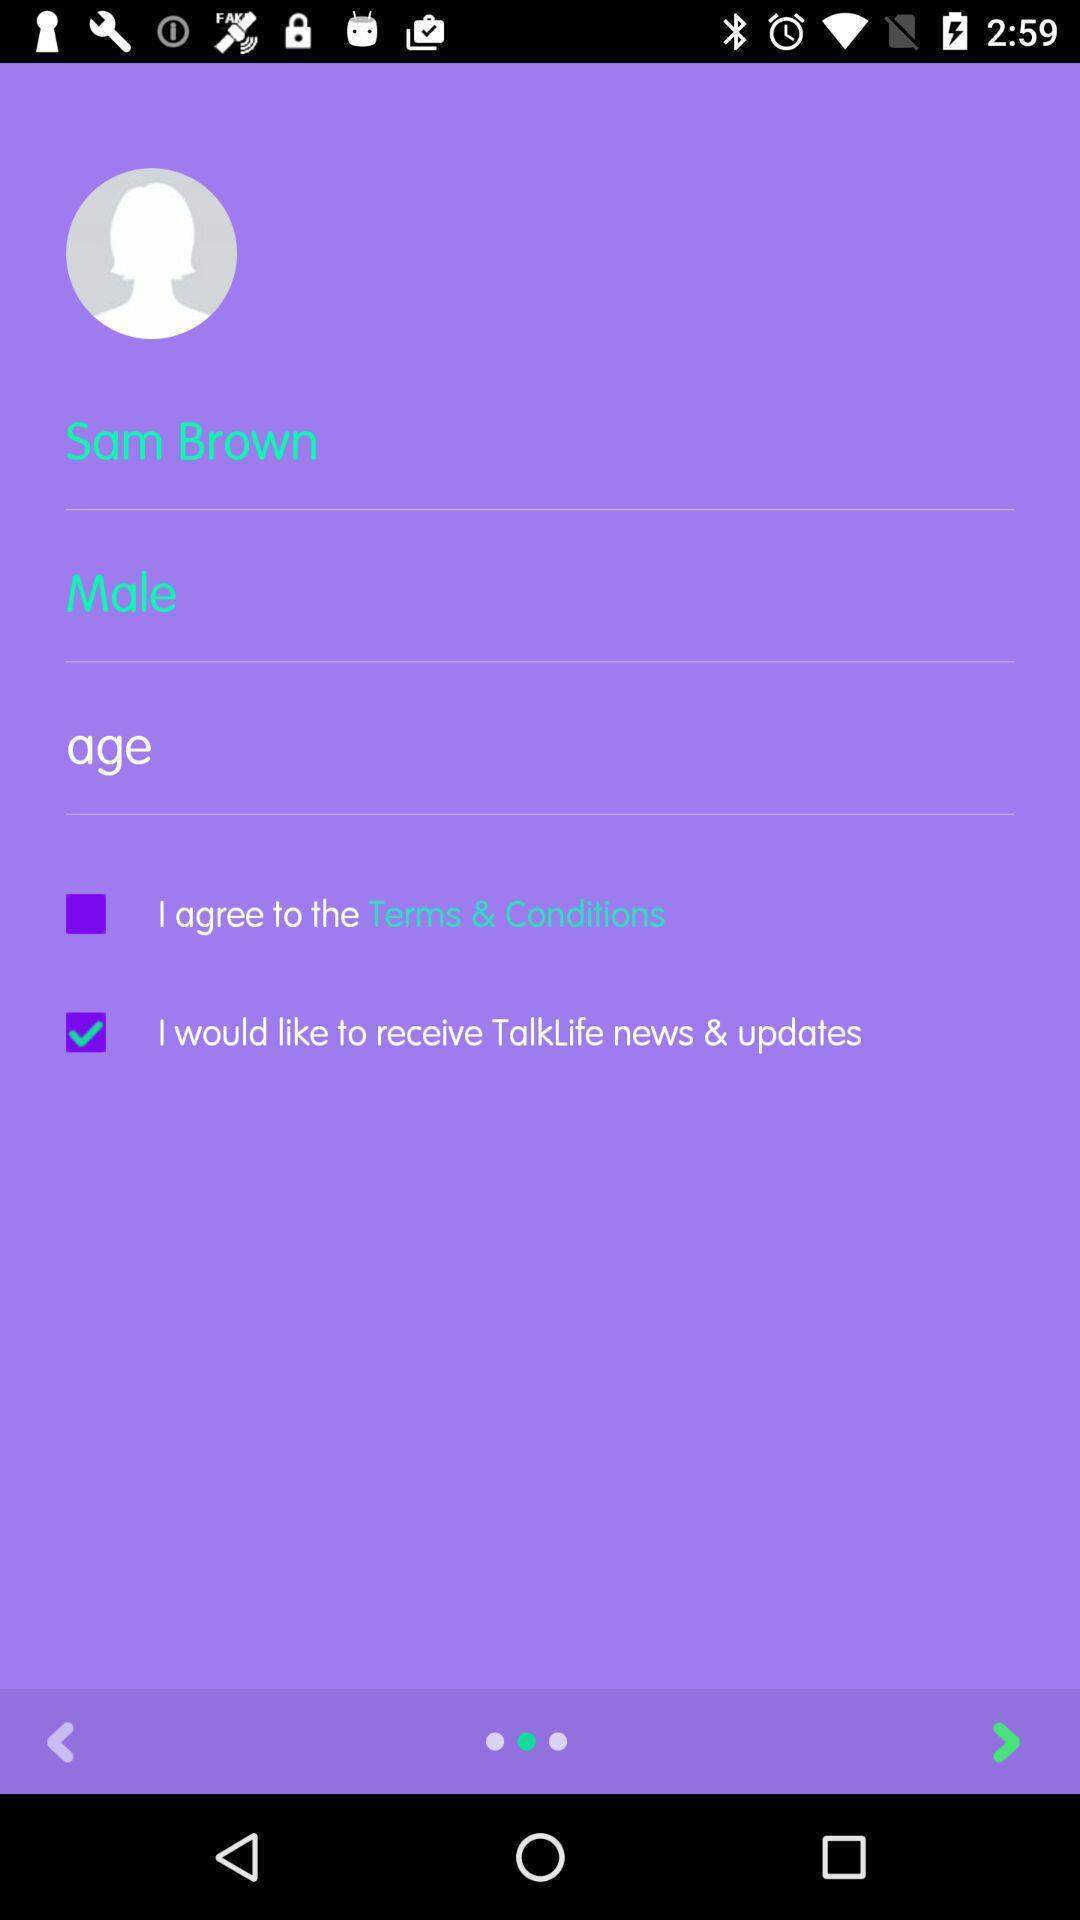 The height and width of the screenshot is (1920, 1080). What do you see at coordinates (540, 761) in the screenshot?
I see `what 's your age` at bounding box center [540, 761].